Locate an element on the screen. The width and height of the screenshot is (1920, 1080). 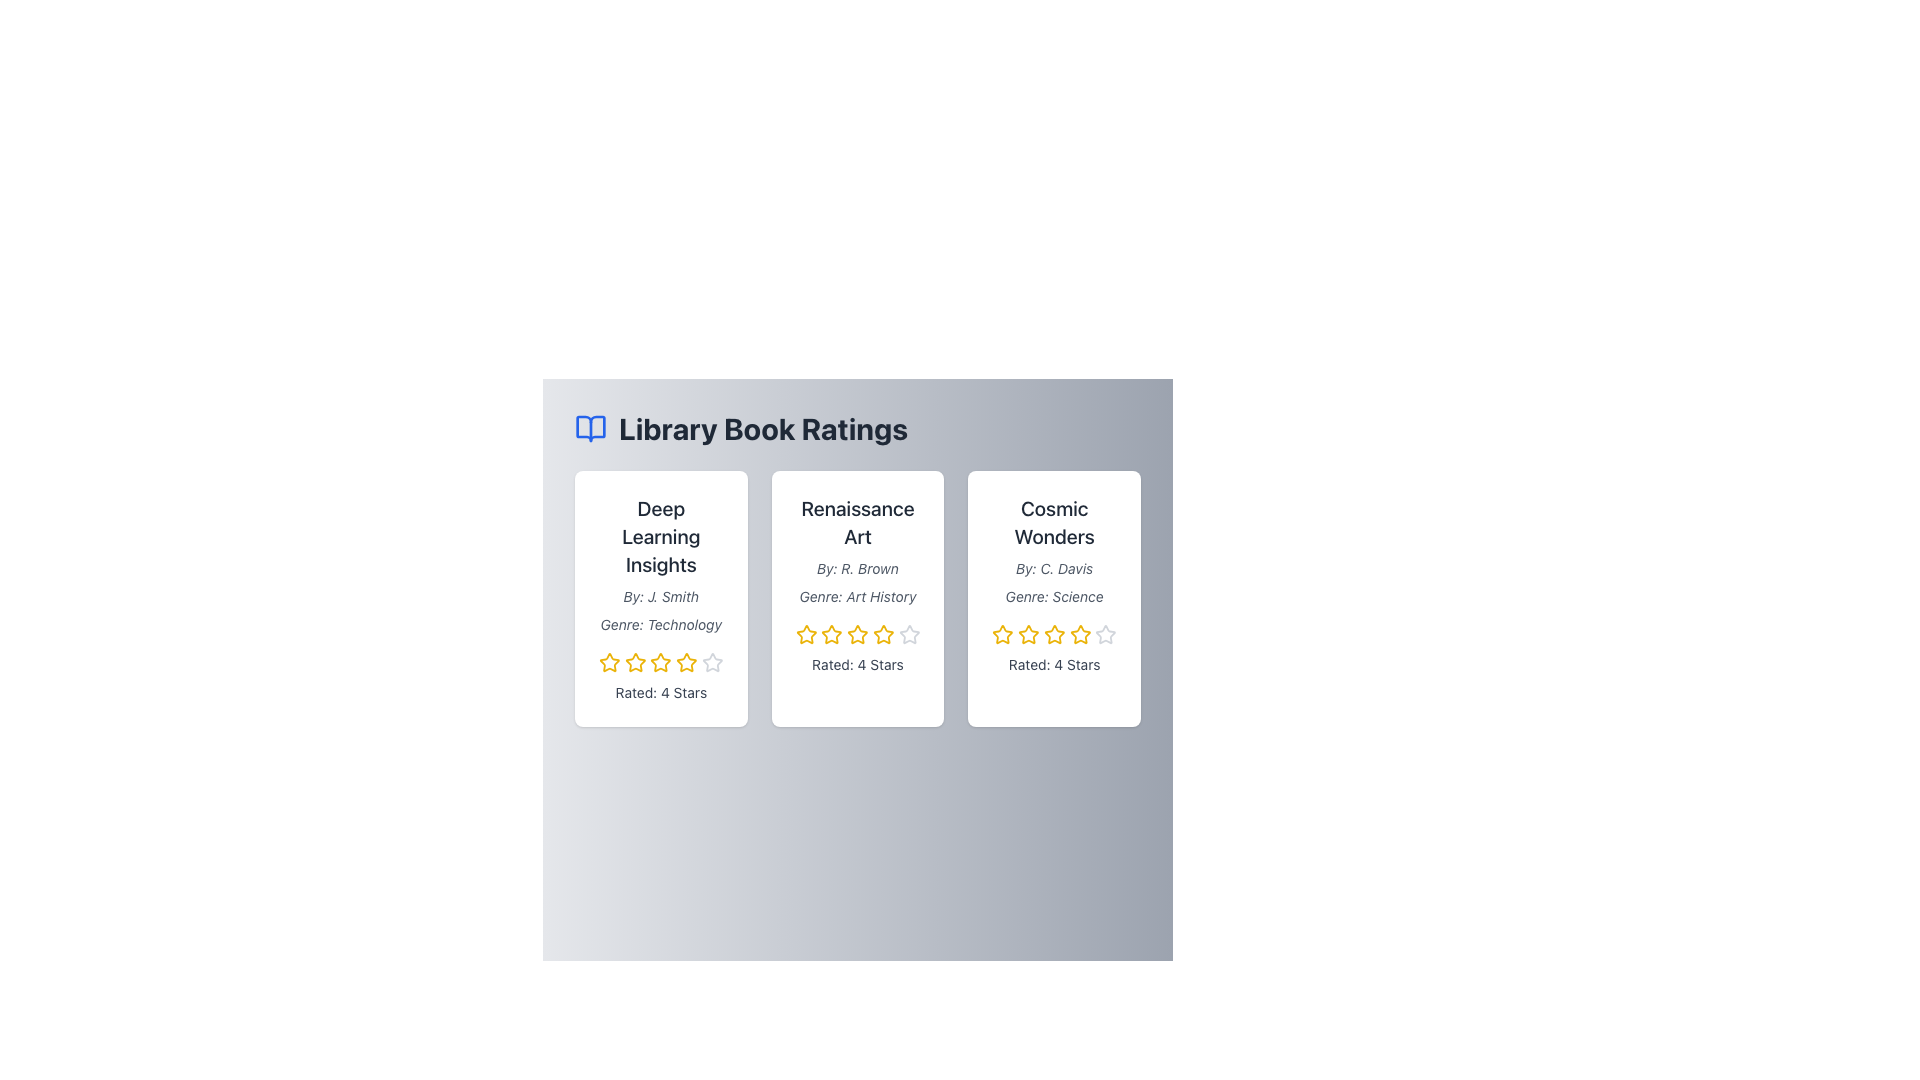
the first yellow five-pointed star in the row of rating stars below the 'Deep Learning Insights' card is located at coordinates (608, 662).